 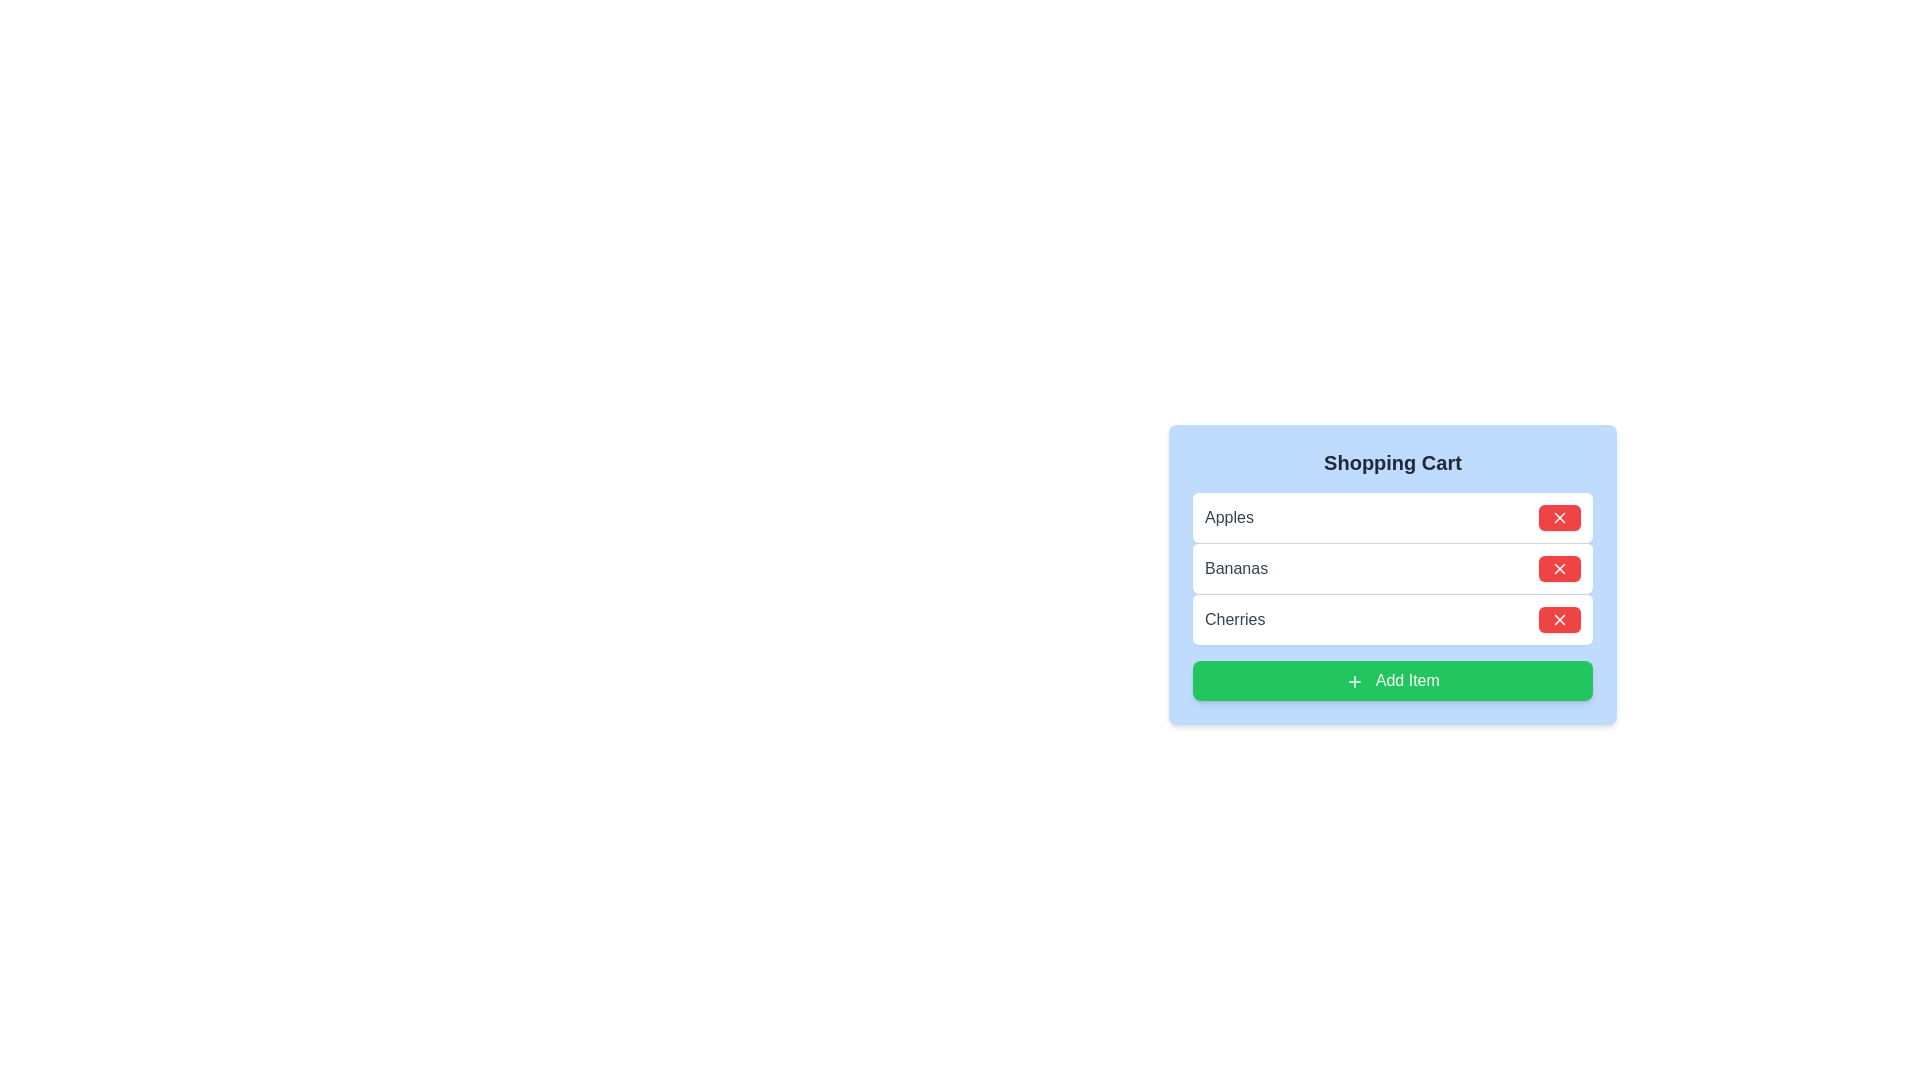 What do you see at coordinates (1559, 569) in the screenshot?
I see `the delete button located immediately to the right of the 'Bananas' item in the shopping cart` at bounding box center [1559, 569].